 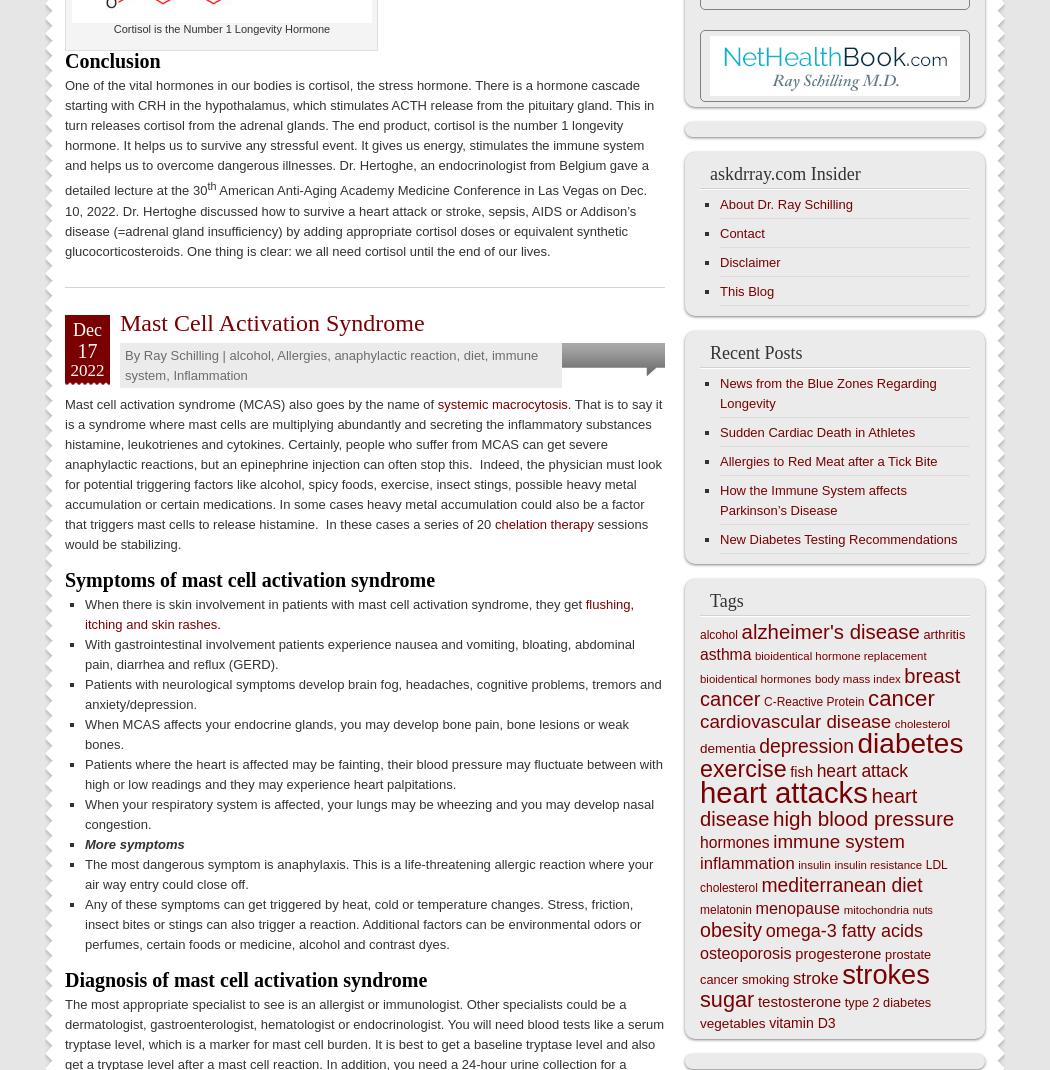 I want to click on 'mitochondria', so click(x=875, y=909).